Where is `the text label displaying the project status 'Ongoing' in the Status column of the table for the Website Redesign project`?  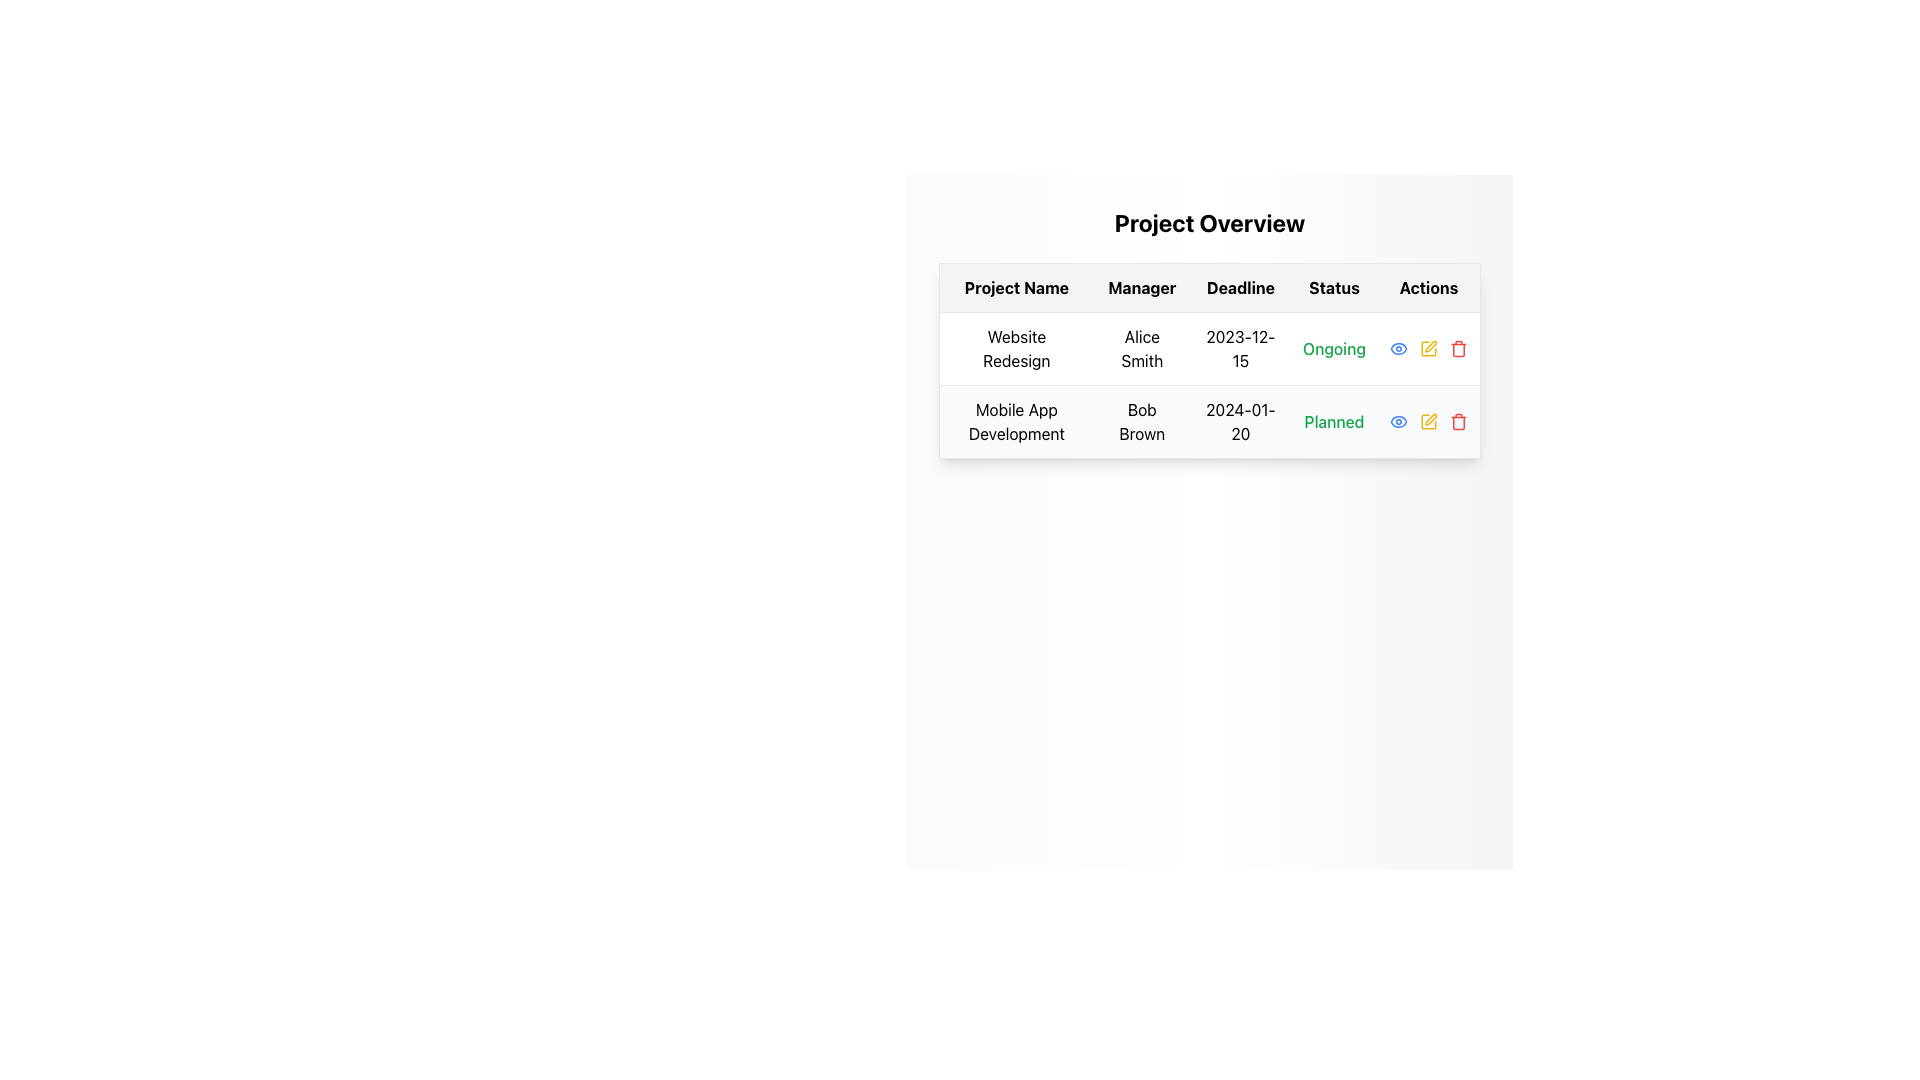
the text label displaying the project status 'Ongoing' in the Status column of the table for the Website Redesign project is located at coordinates (1334, 347).